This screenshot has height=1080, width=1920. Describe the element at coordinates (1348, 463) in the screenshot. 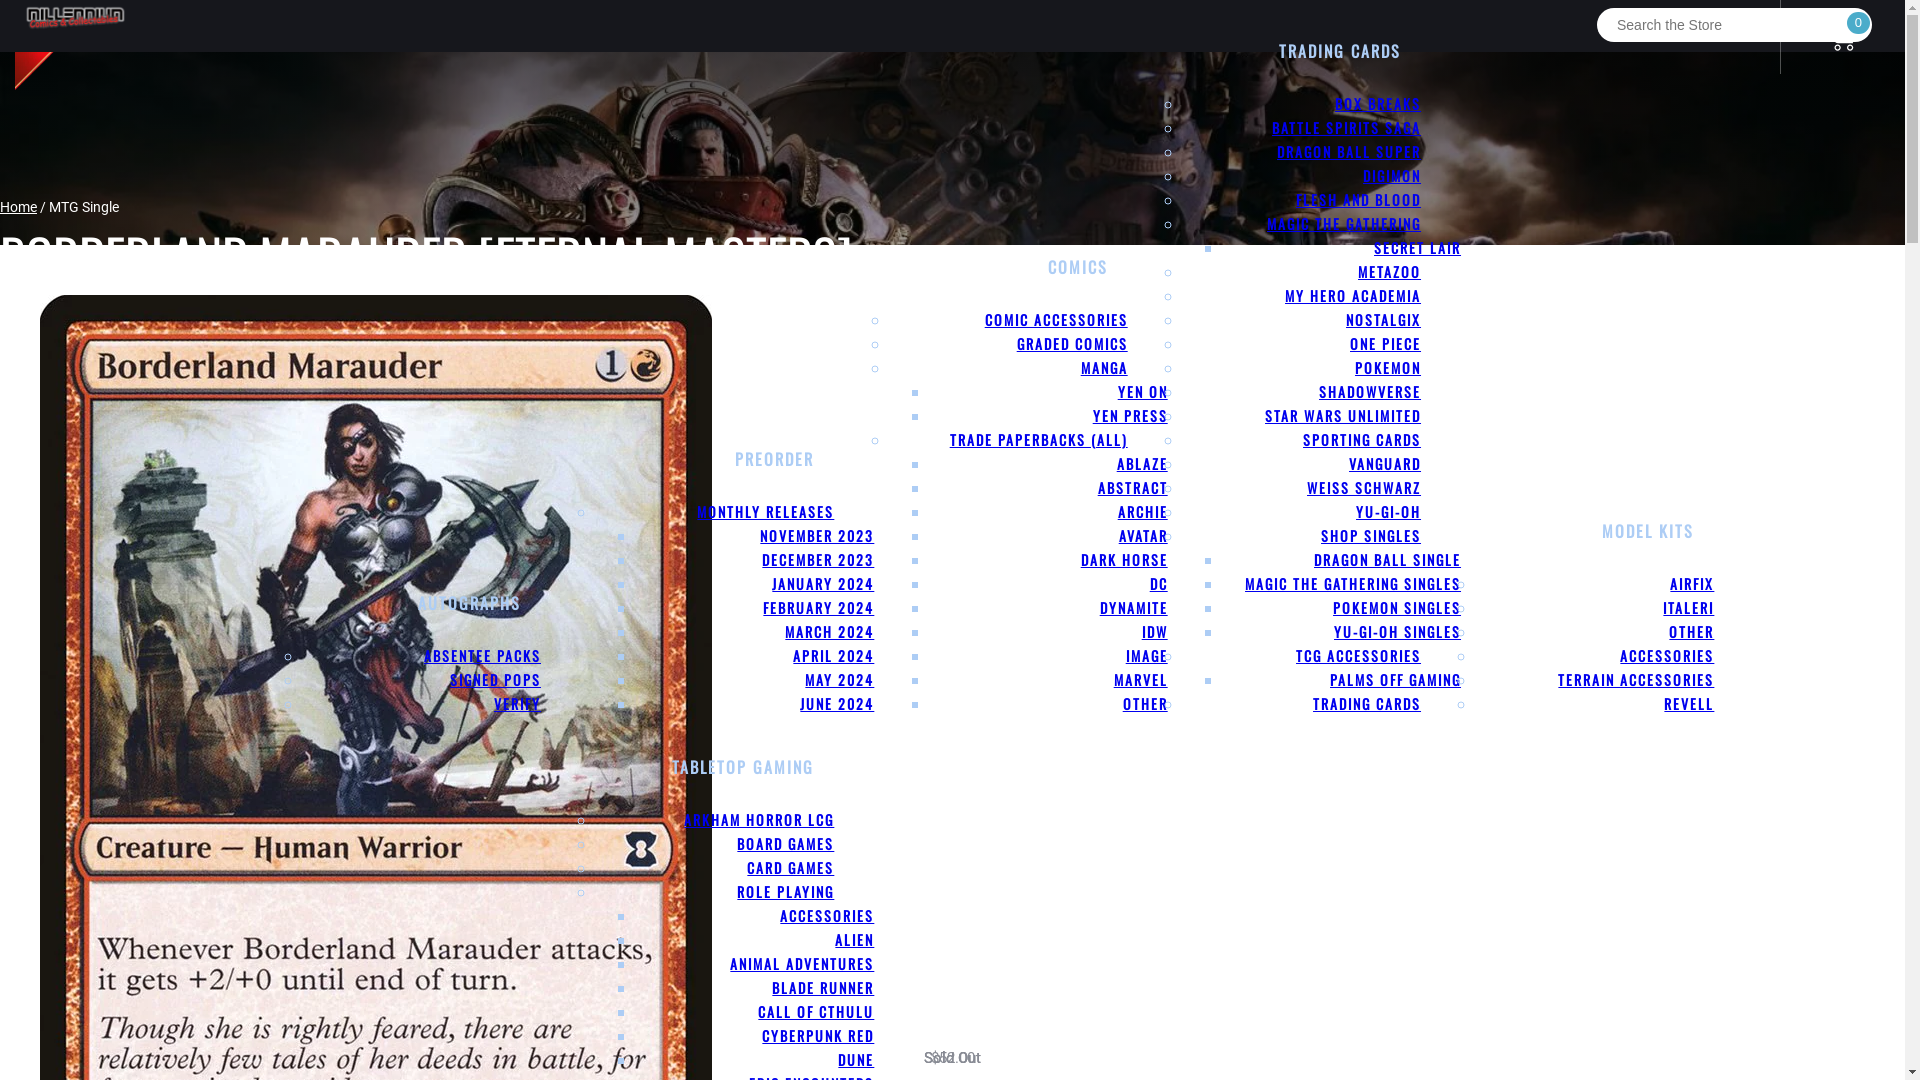

I see `'VANGUARD'` at that location.